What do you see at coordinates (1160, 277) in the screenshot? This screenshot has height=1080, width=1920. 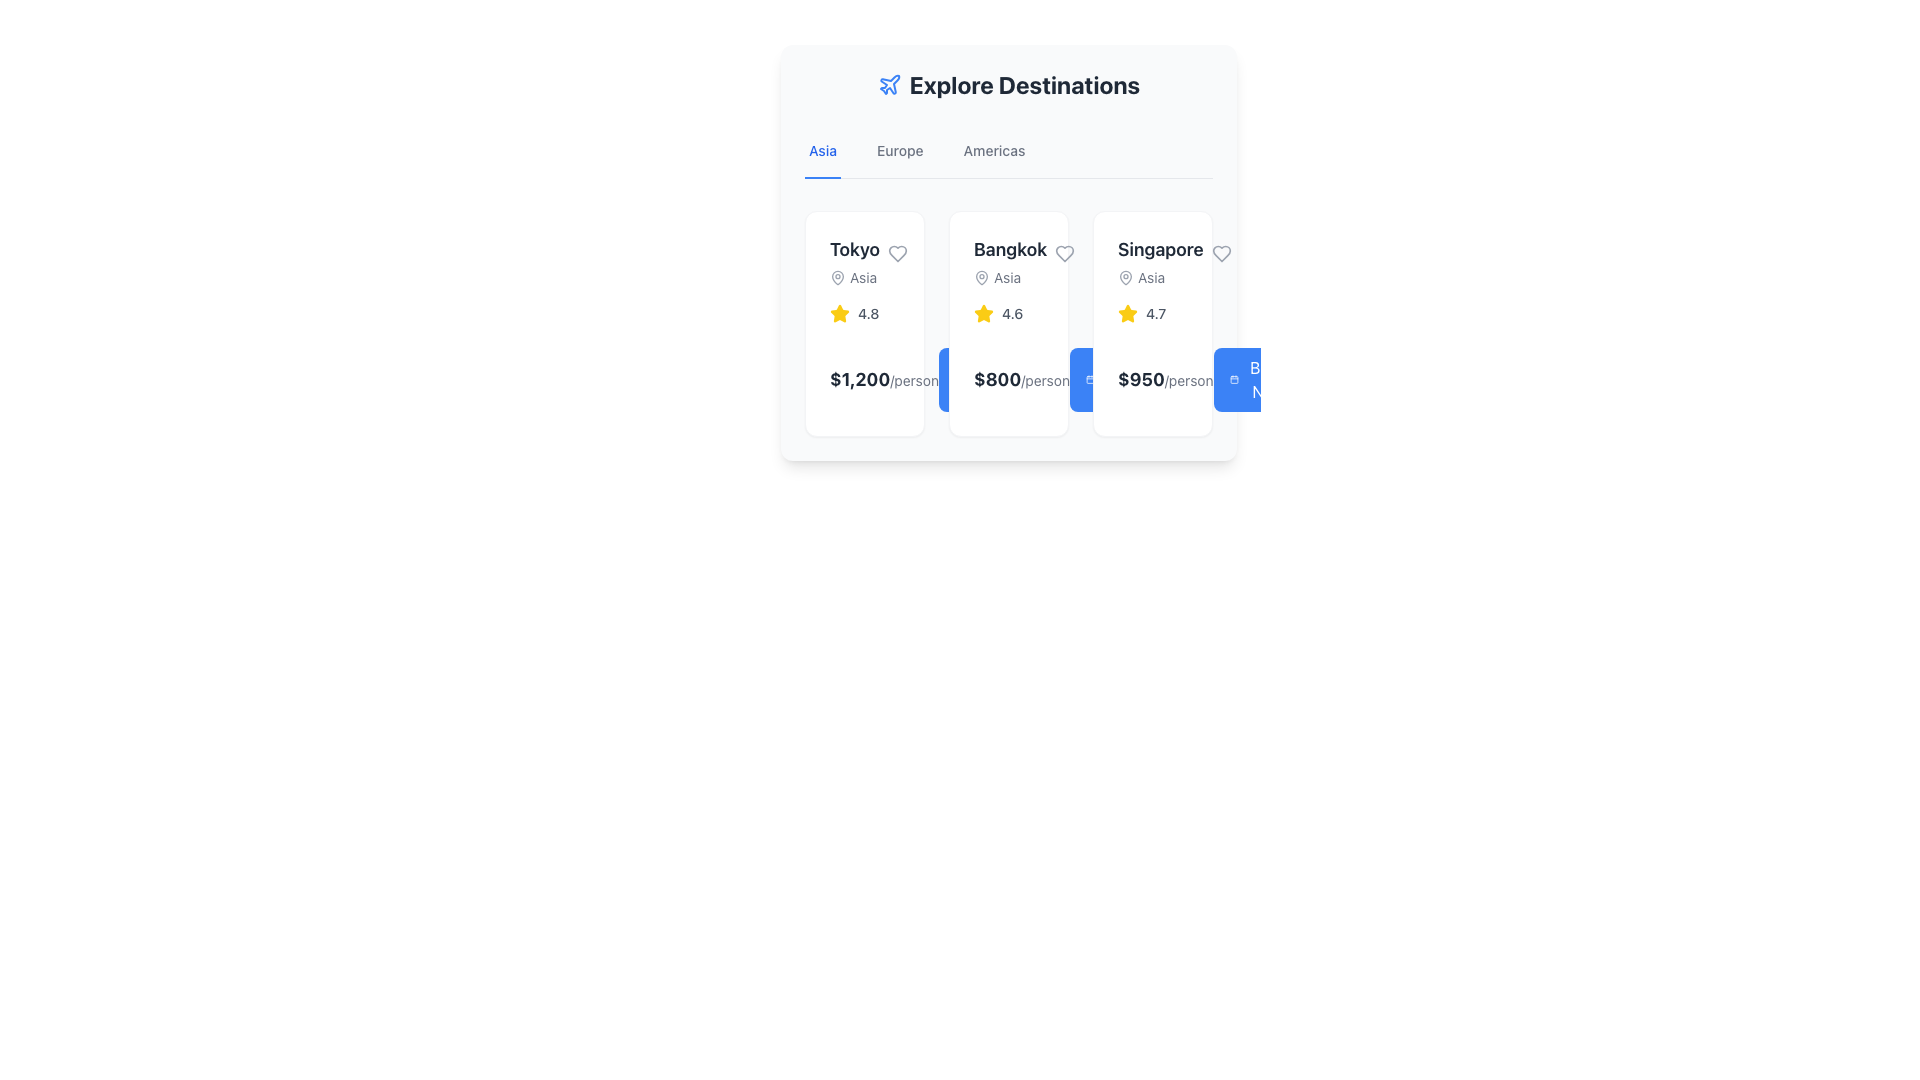 I see `text label displaying 'Asia' located in the bottom section of the third card from the left, below the 'Singapore' label` at bounding box center [1160, 277].